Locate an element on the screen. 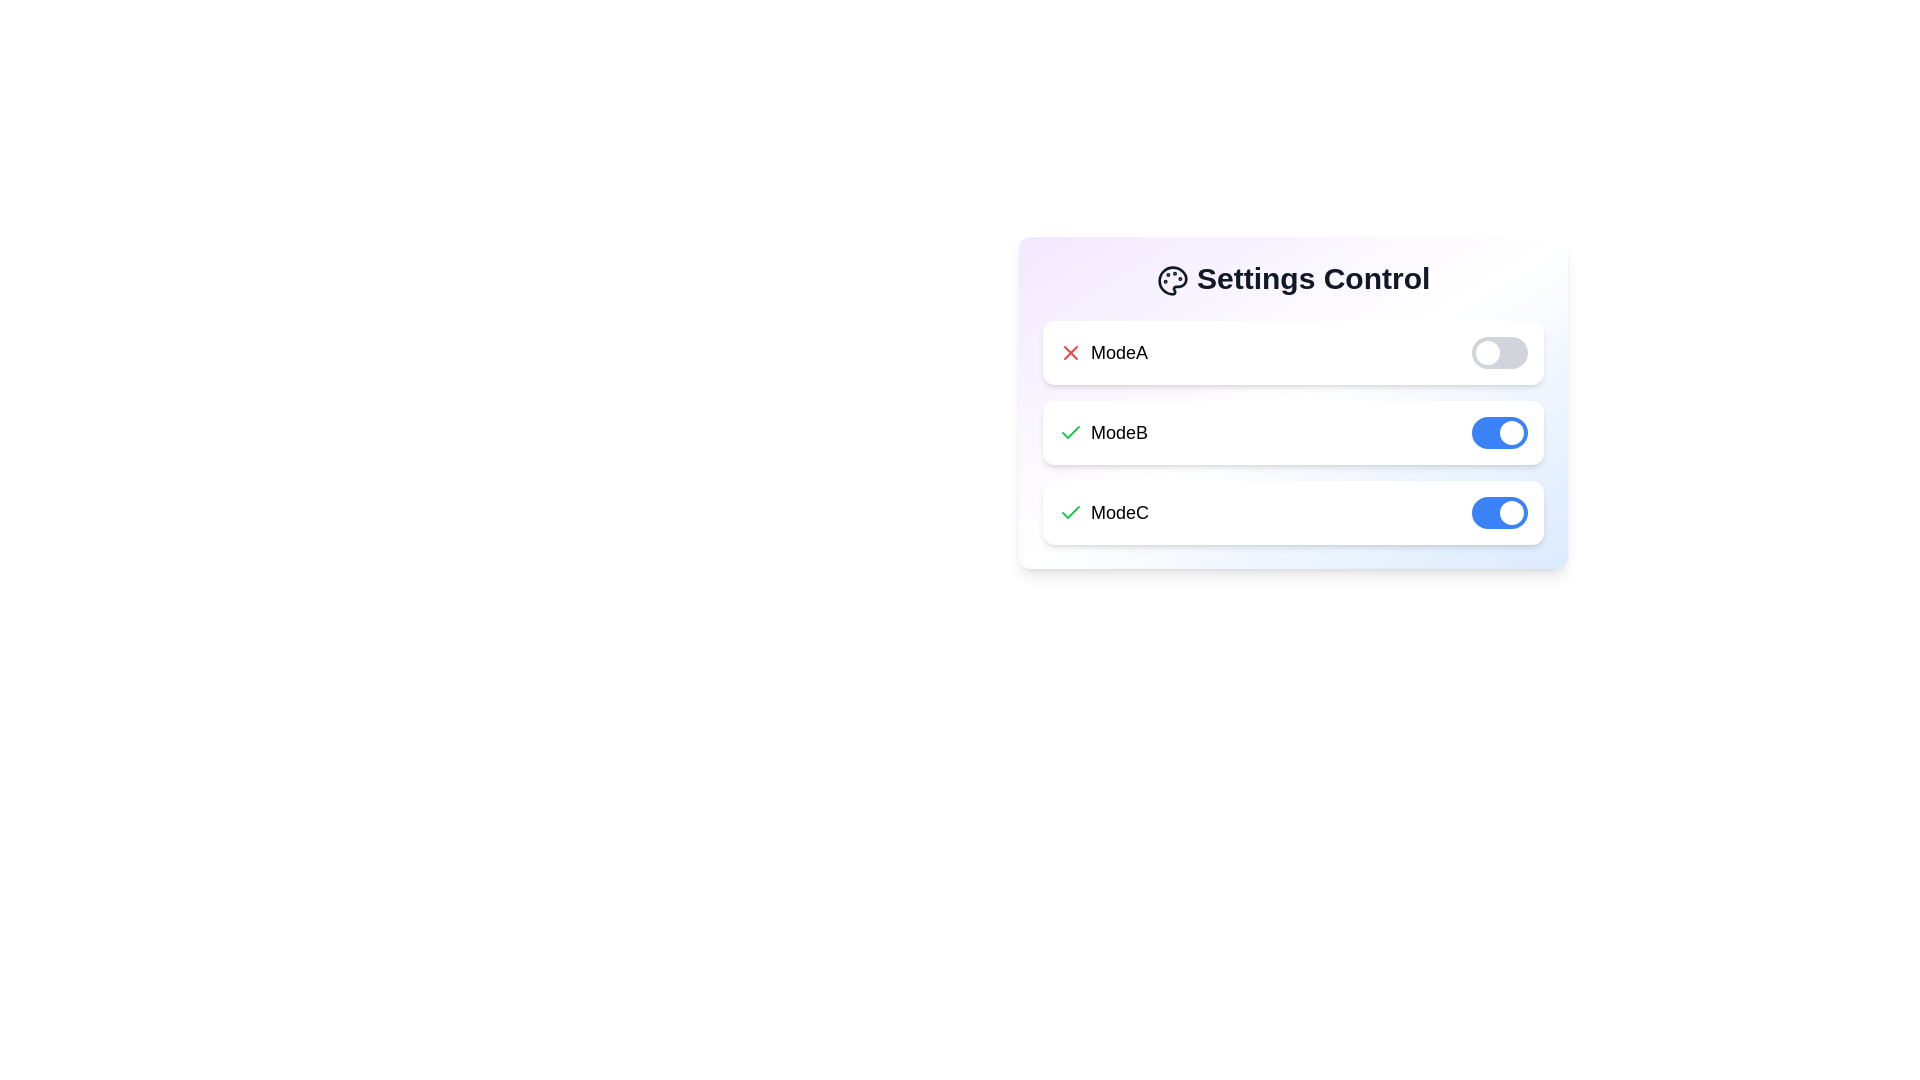 The width and height of the screenshot is (1920, 1080). the 'ModeA' text label in the settings section that identifies the mode, positioned in the uppermost row under 'Settings Control' is located at coordinates (1102, 352).